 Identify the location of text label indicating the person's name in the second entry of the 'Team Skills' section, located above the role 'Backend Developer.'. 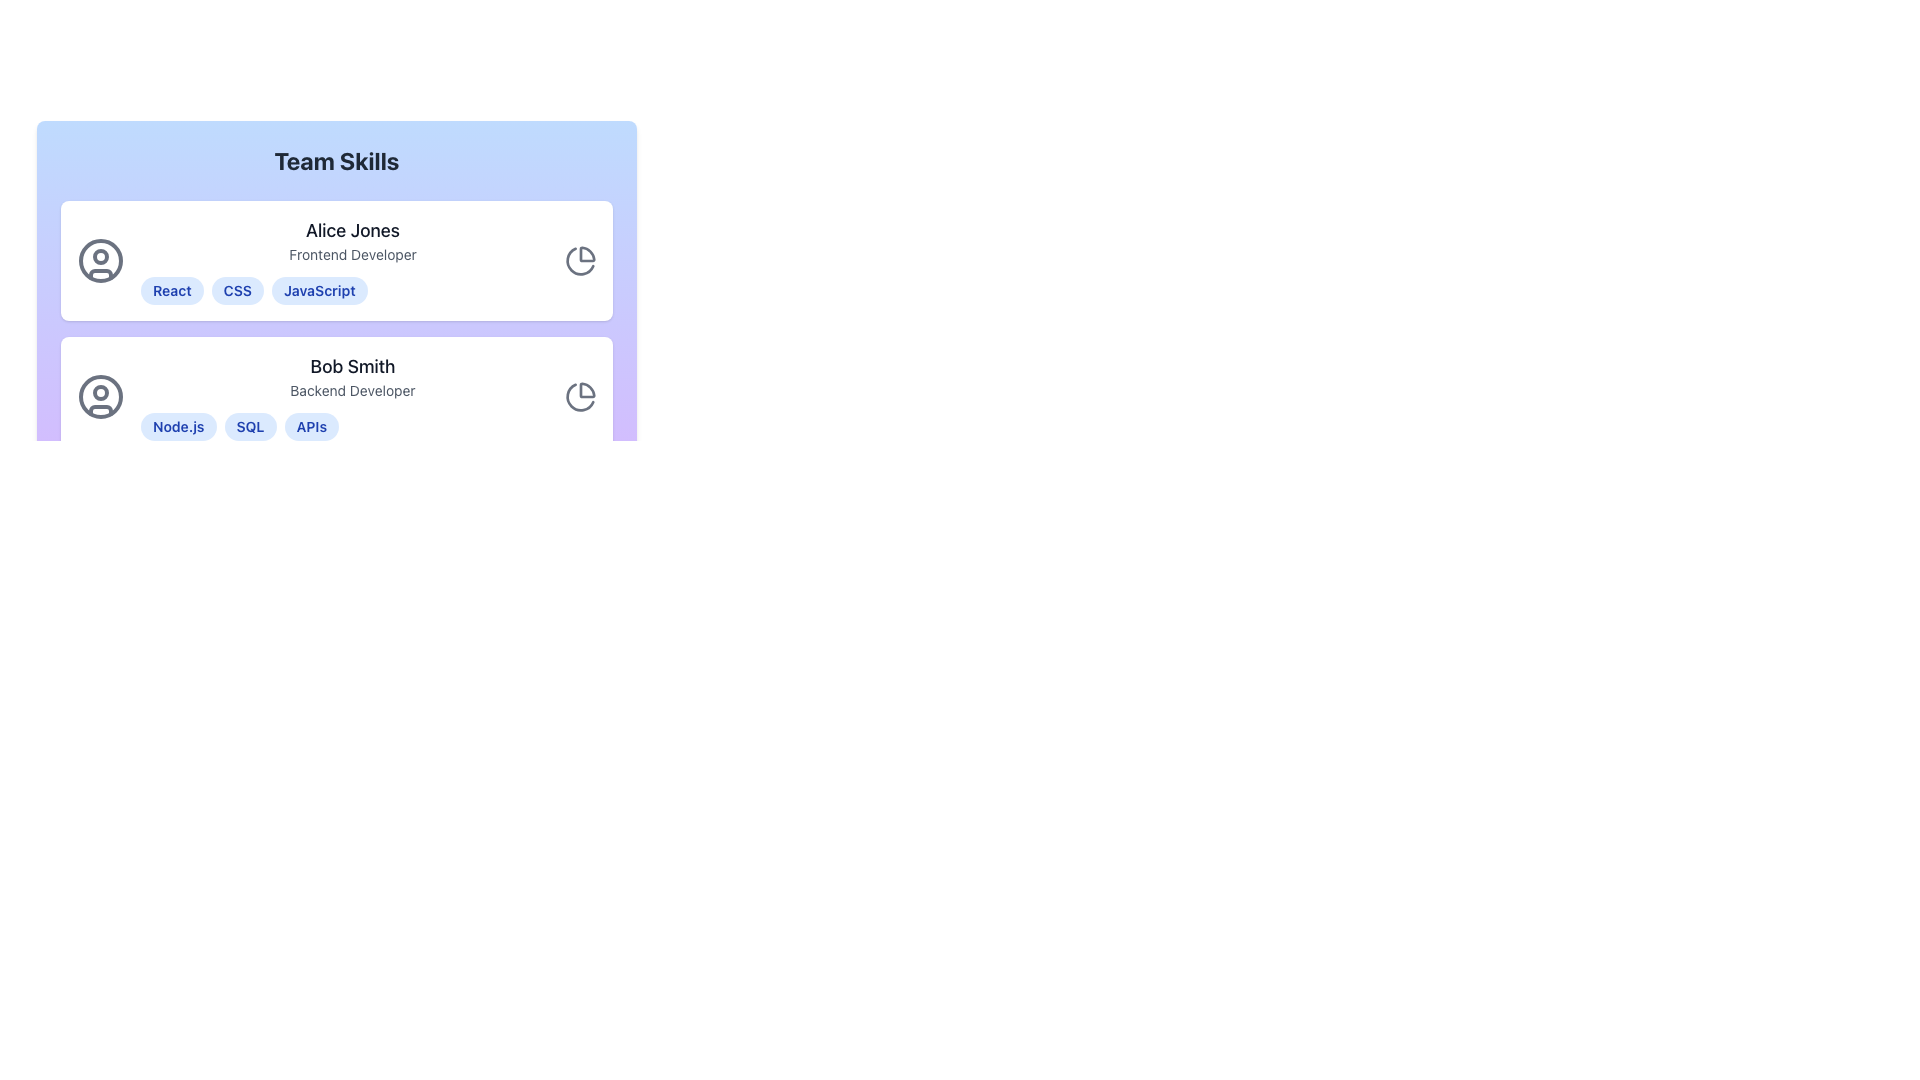
(353, 366).